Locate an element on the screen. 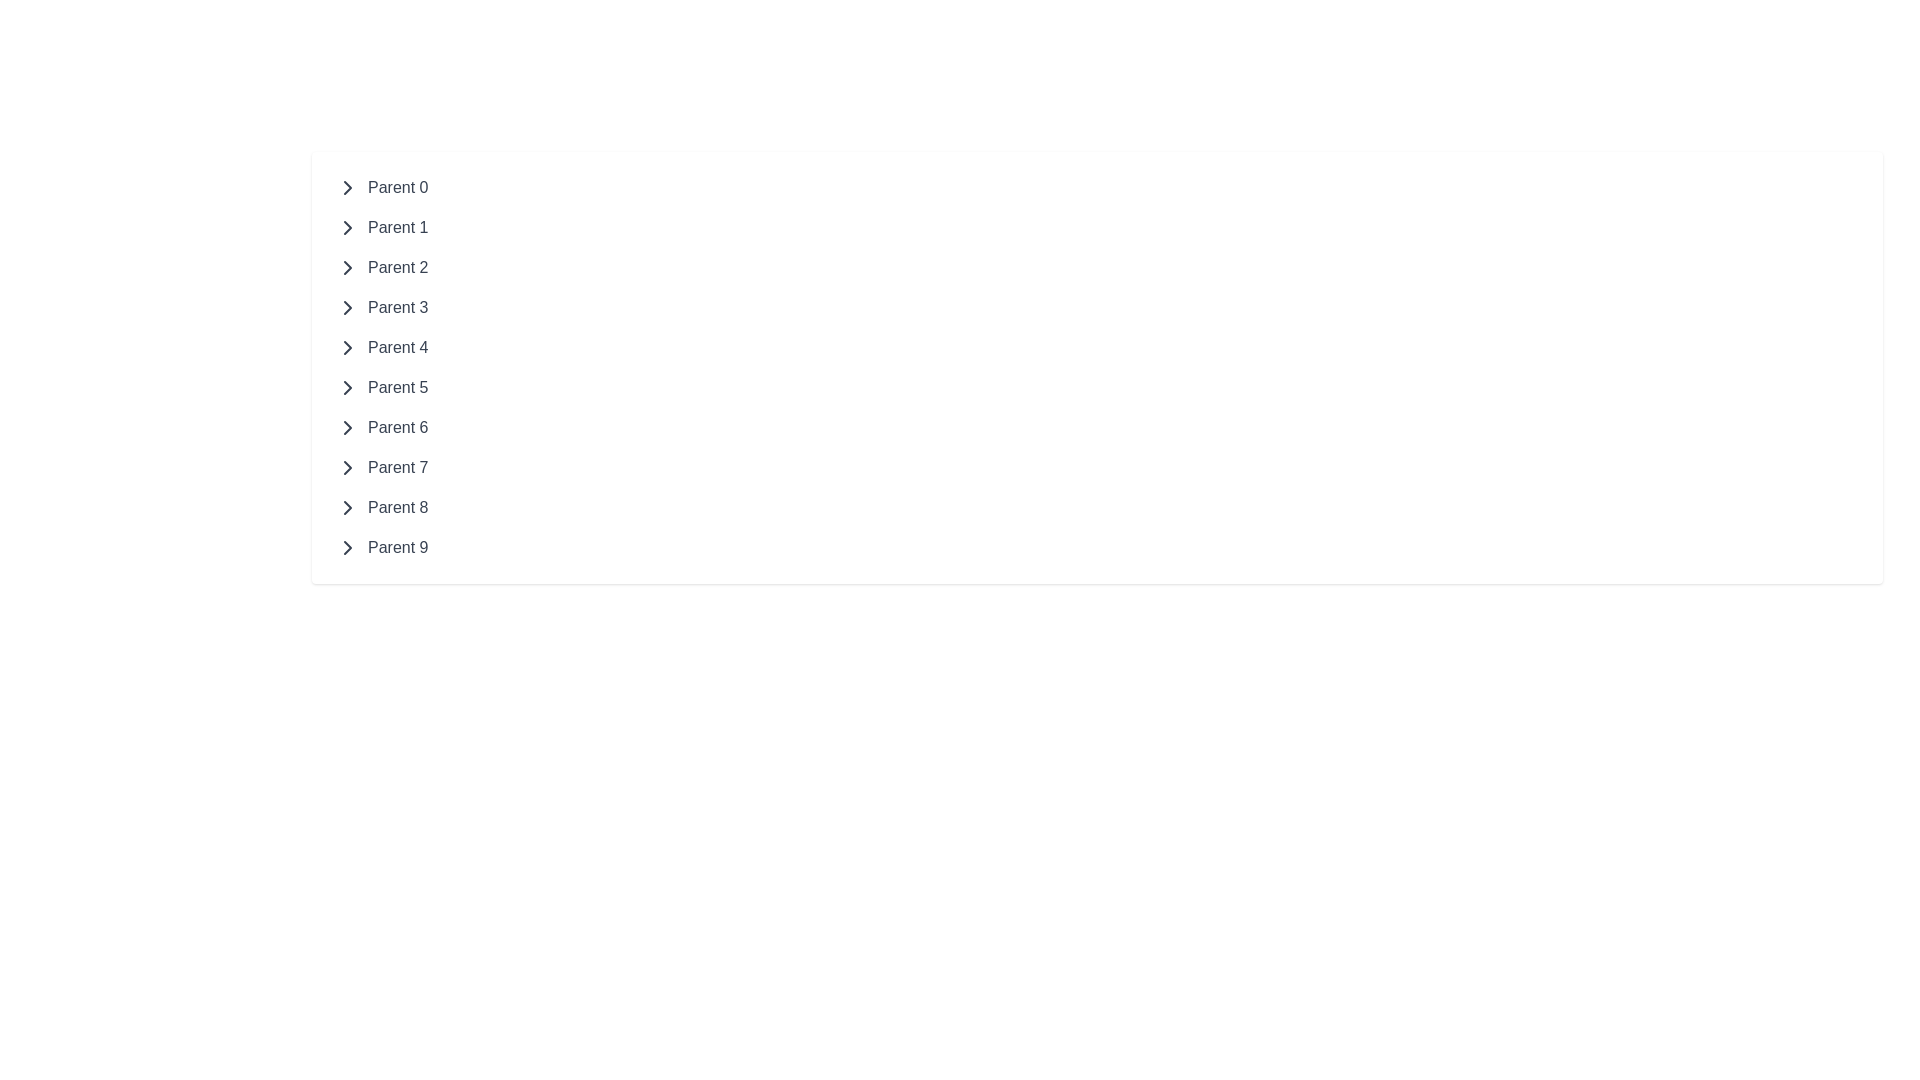  the sixth item in the vertical navigation list, which is a text label associated with a collapsible section is located at coordinates (382, 388).